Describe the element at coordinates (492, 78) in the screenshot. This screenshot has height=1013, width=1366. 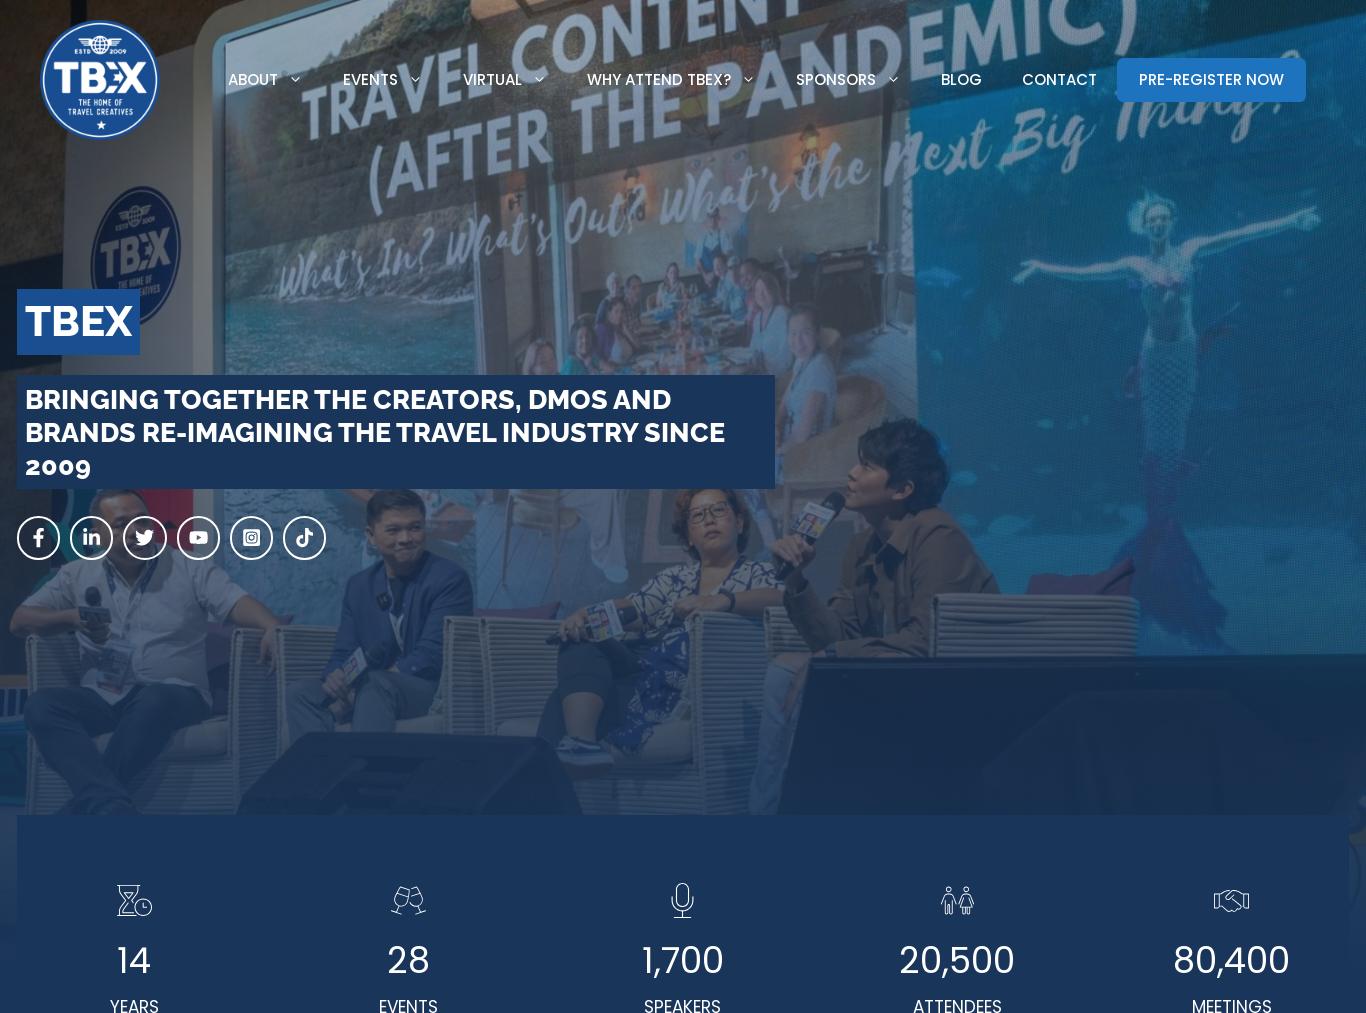
I see `'Virtual'` at that location.